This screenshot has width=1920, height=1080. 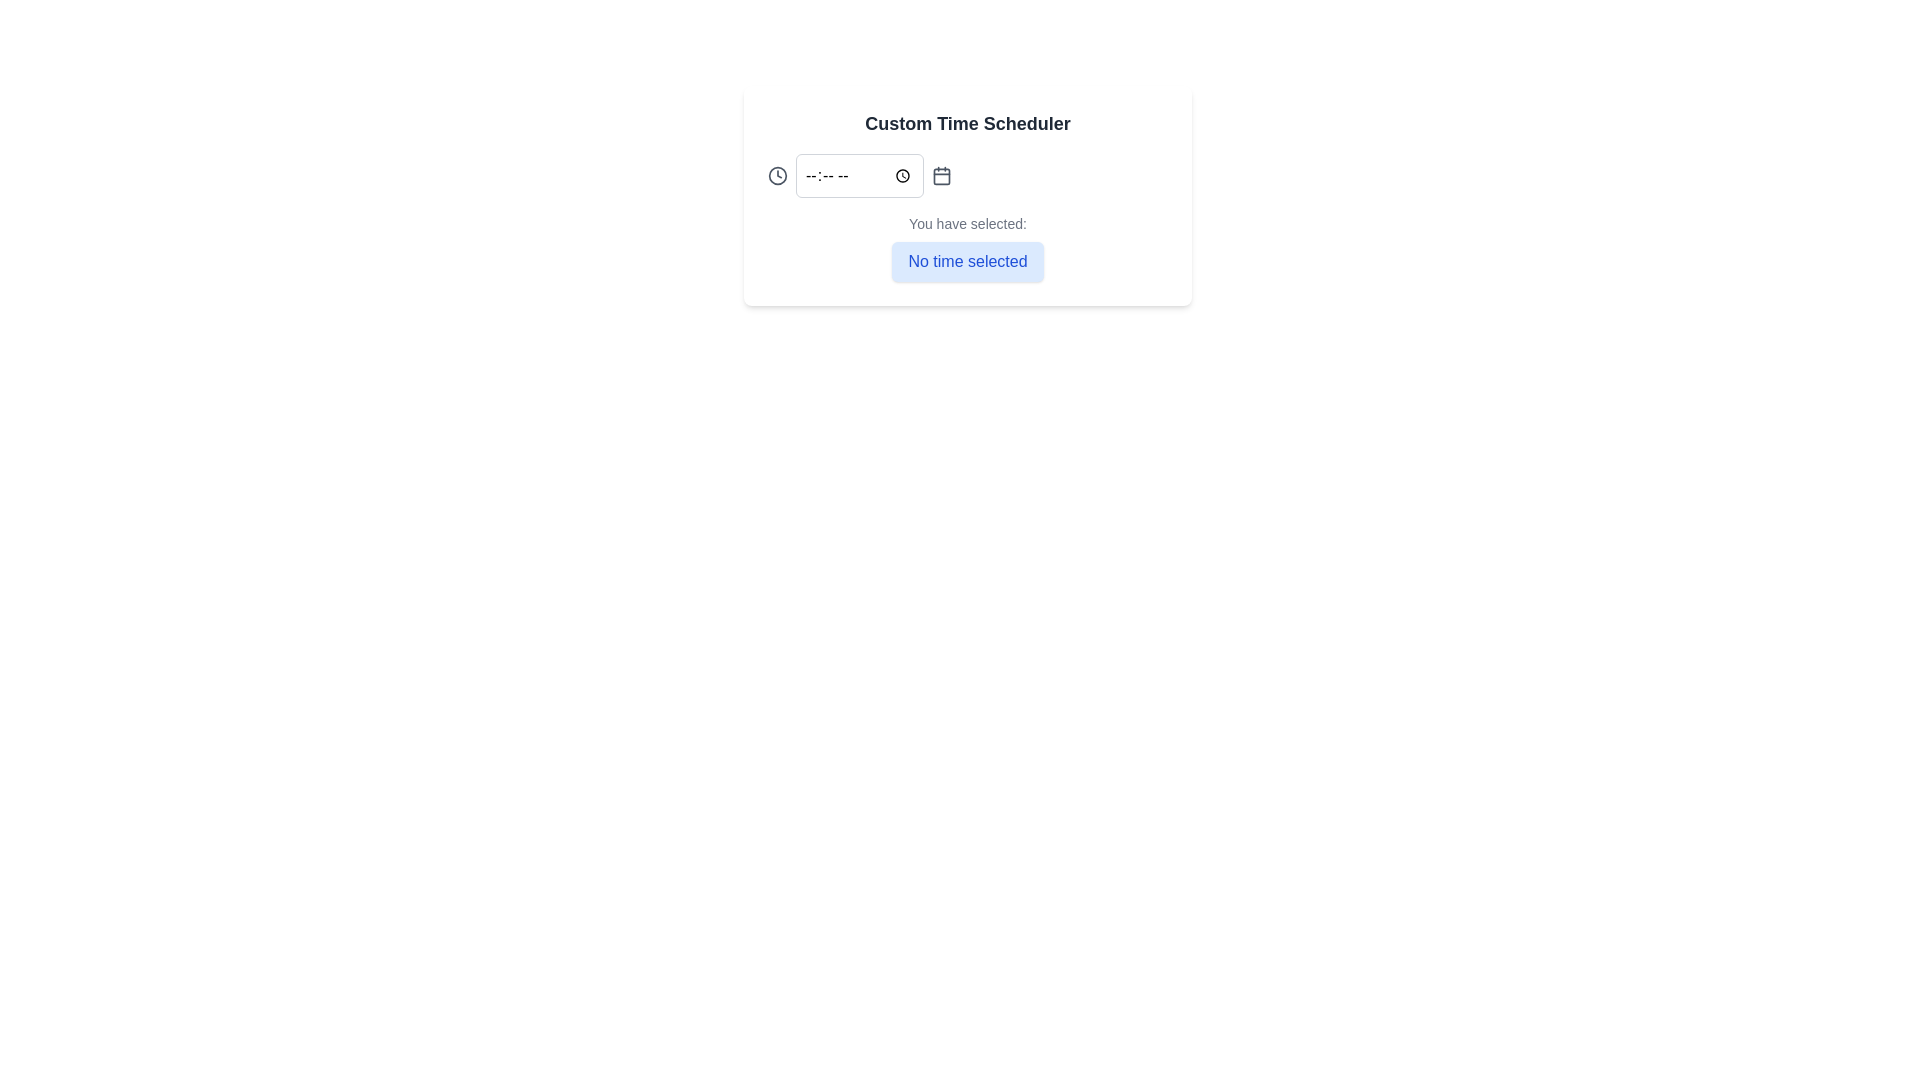 What do you see at coordinates (968, 261) in the screenshot?
I see `the text label that indicates no time has been selected, which is located within a rounded box with a light blue background, below the 'You have selected:' label` at bounding box center [968, 261].